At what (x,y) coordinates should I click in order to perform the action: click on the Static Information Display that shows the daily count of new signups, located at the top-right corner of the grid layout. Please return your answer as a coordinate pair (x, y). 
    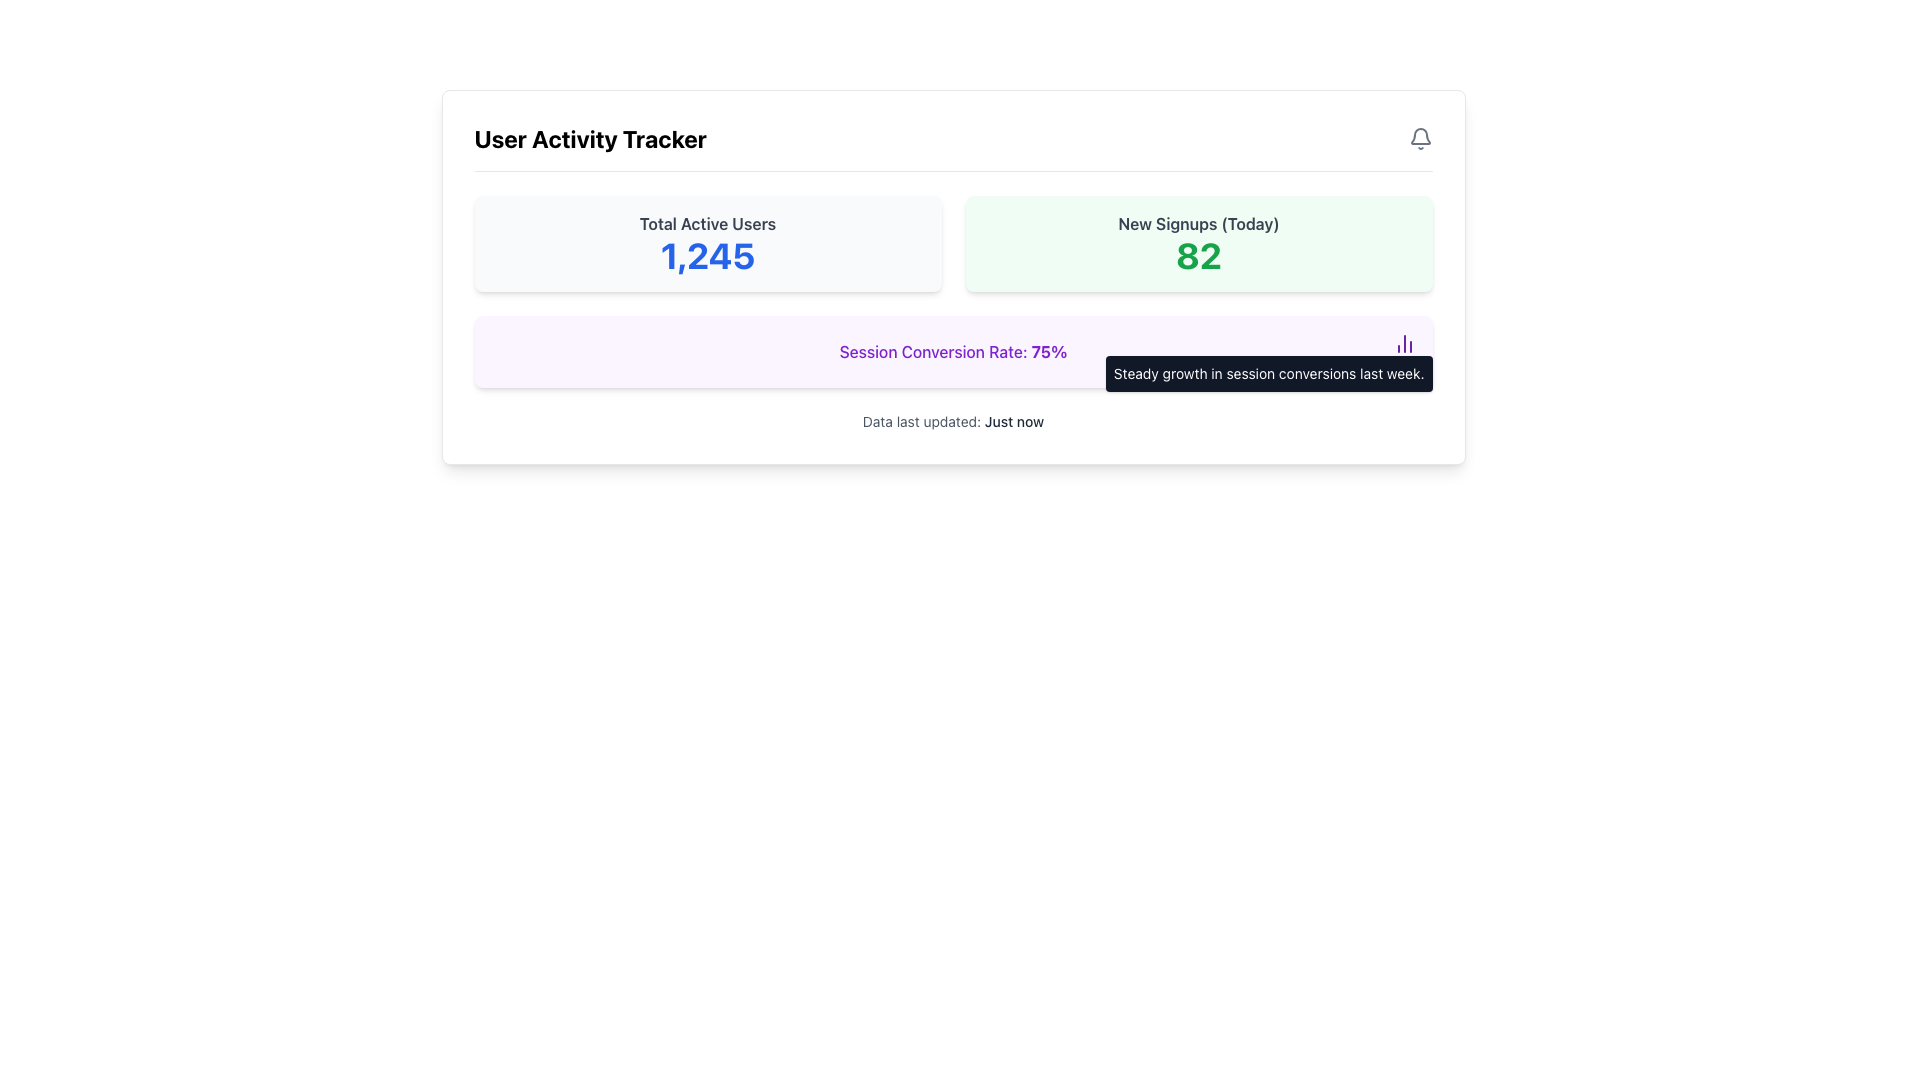
    Looking at the image, I should click on (1199, 242).